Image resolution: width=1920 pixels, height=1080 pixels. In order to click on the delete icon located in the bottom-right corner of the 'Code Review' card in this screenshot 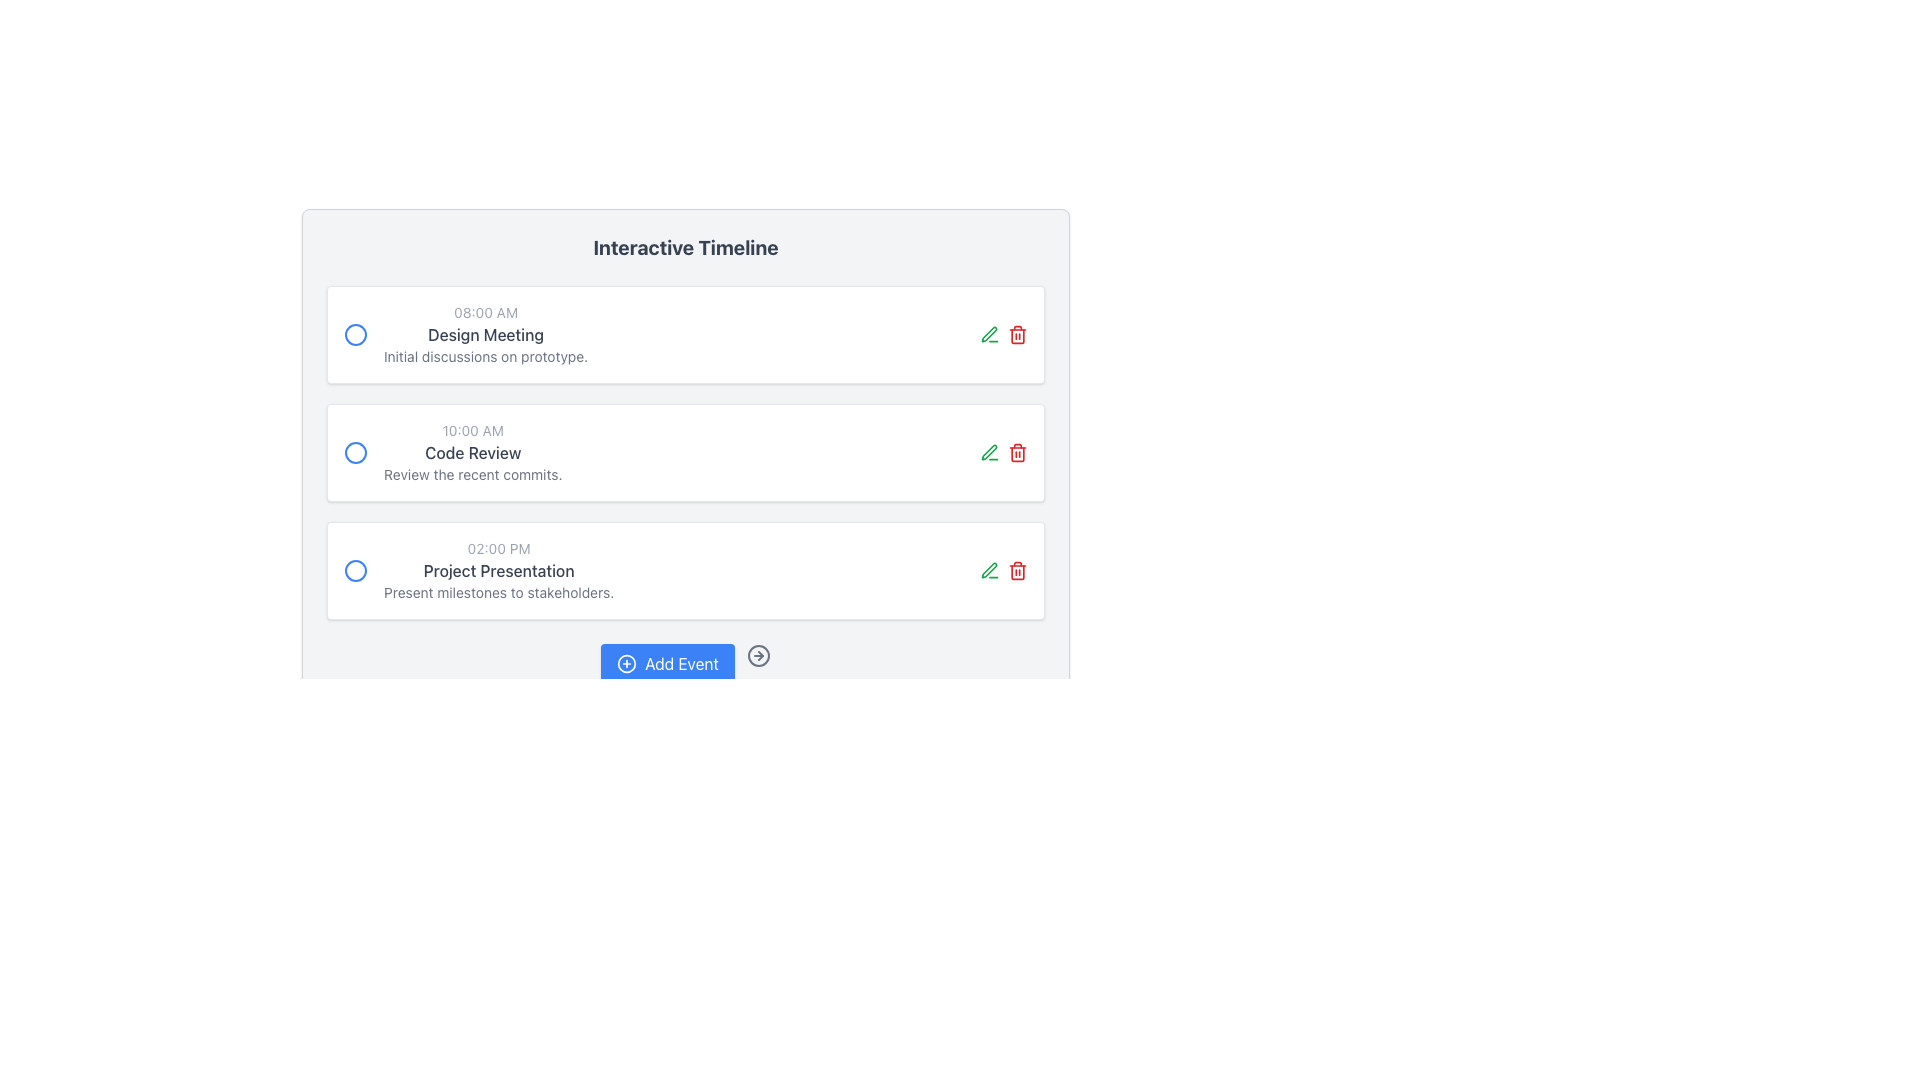, I will do `click(1017, 452)`.